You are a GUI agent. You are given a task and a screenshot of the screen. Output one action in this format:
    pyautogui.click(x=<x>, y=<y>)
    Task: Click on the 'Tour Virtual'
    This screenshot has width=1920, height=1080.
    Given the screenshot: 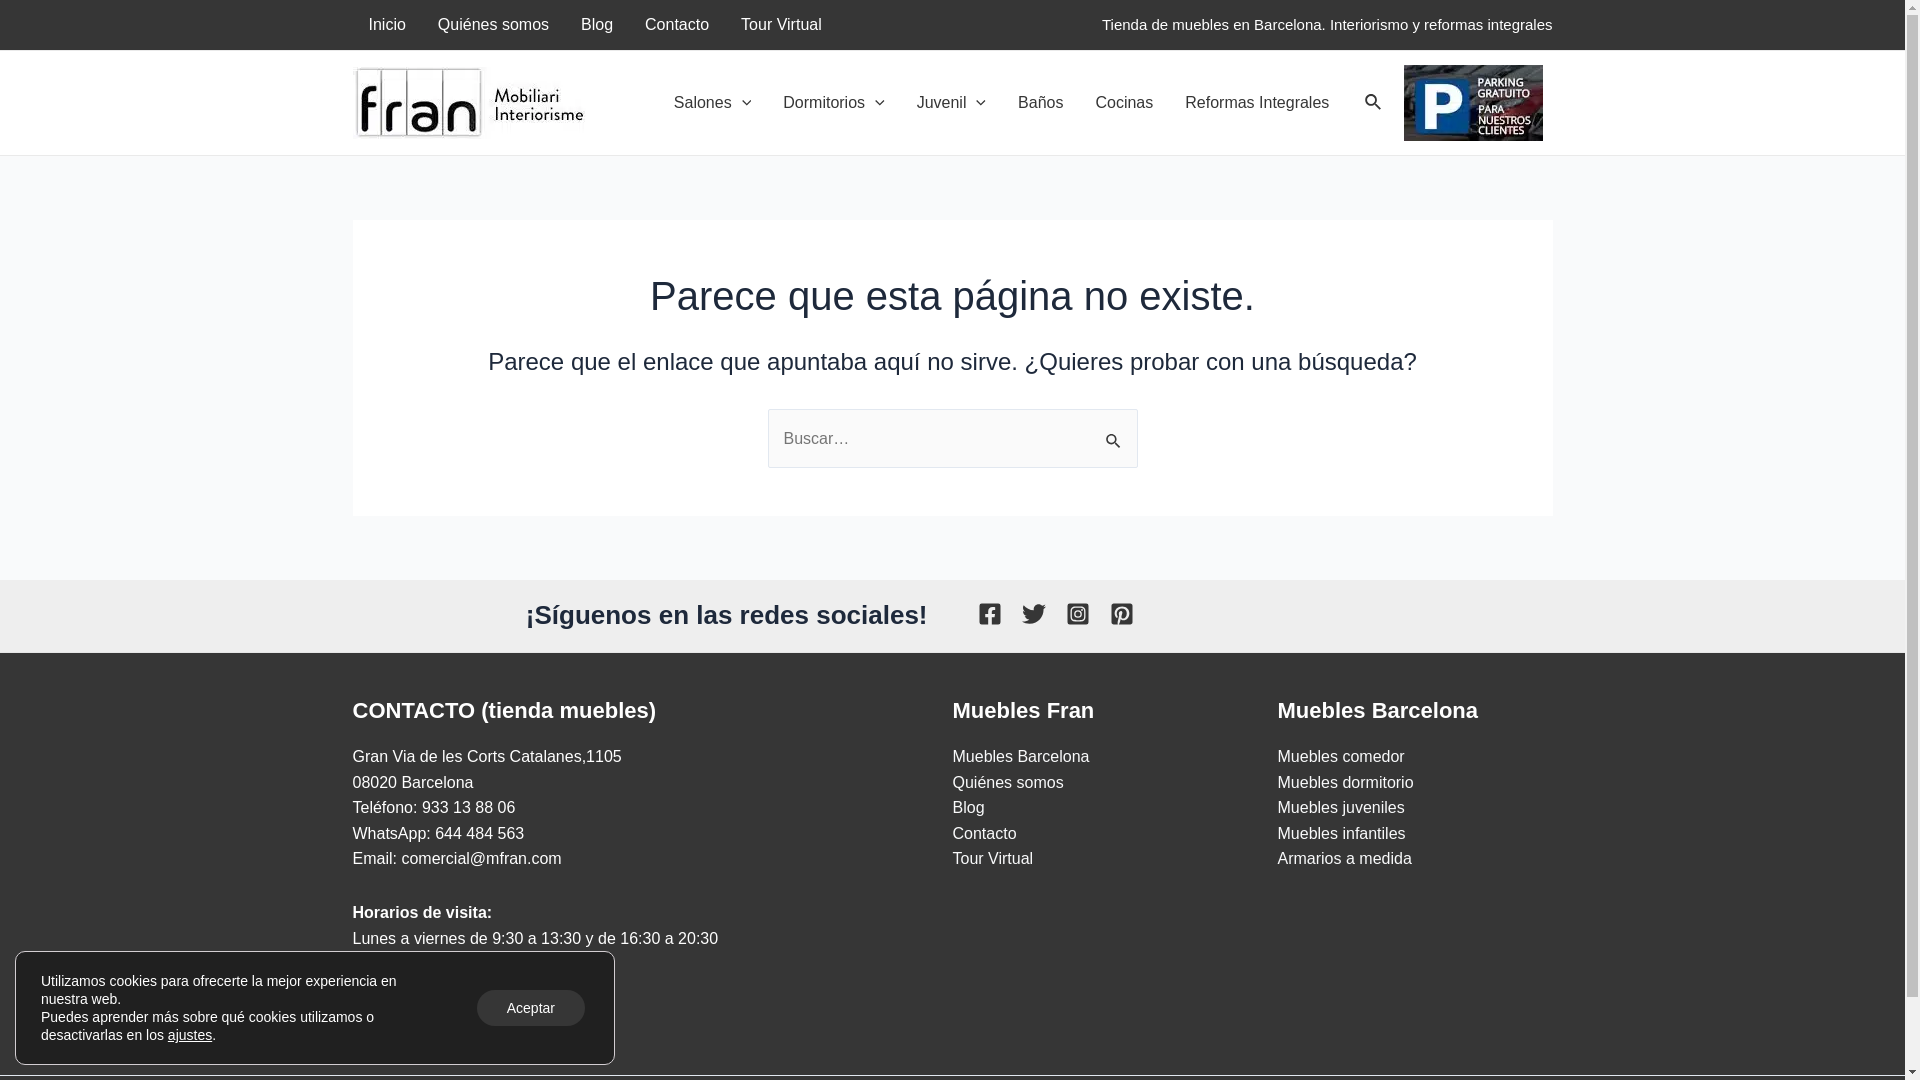 What is the action you would take?
    pyautogui.click(x=992, y=857)
    